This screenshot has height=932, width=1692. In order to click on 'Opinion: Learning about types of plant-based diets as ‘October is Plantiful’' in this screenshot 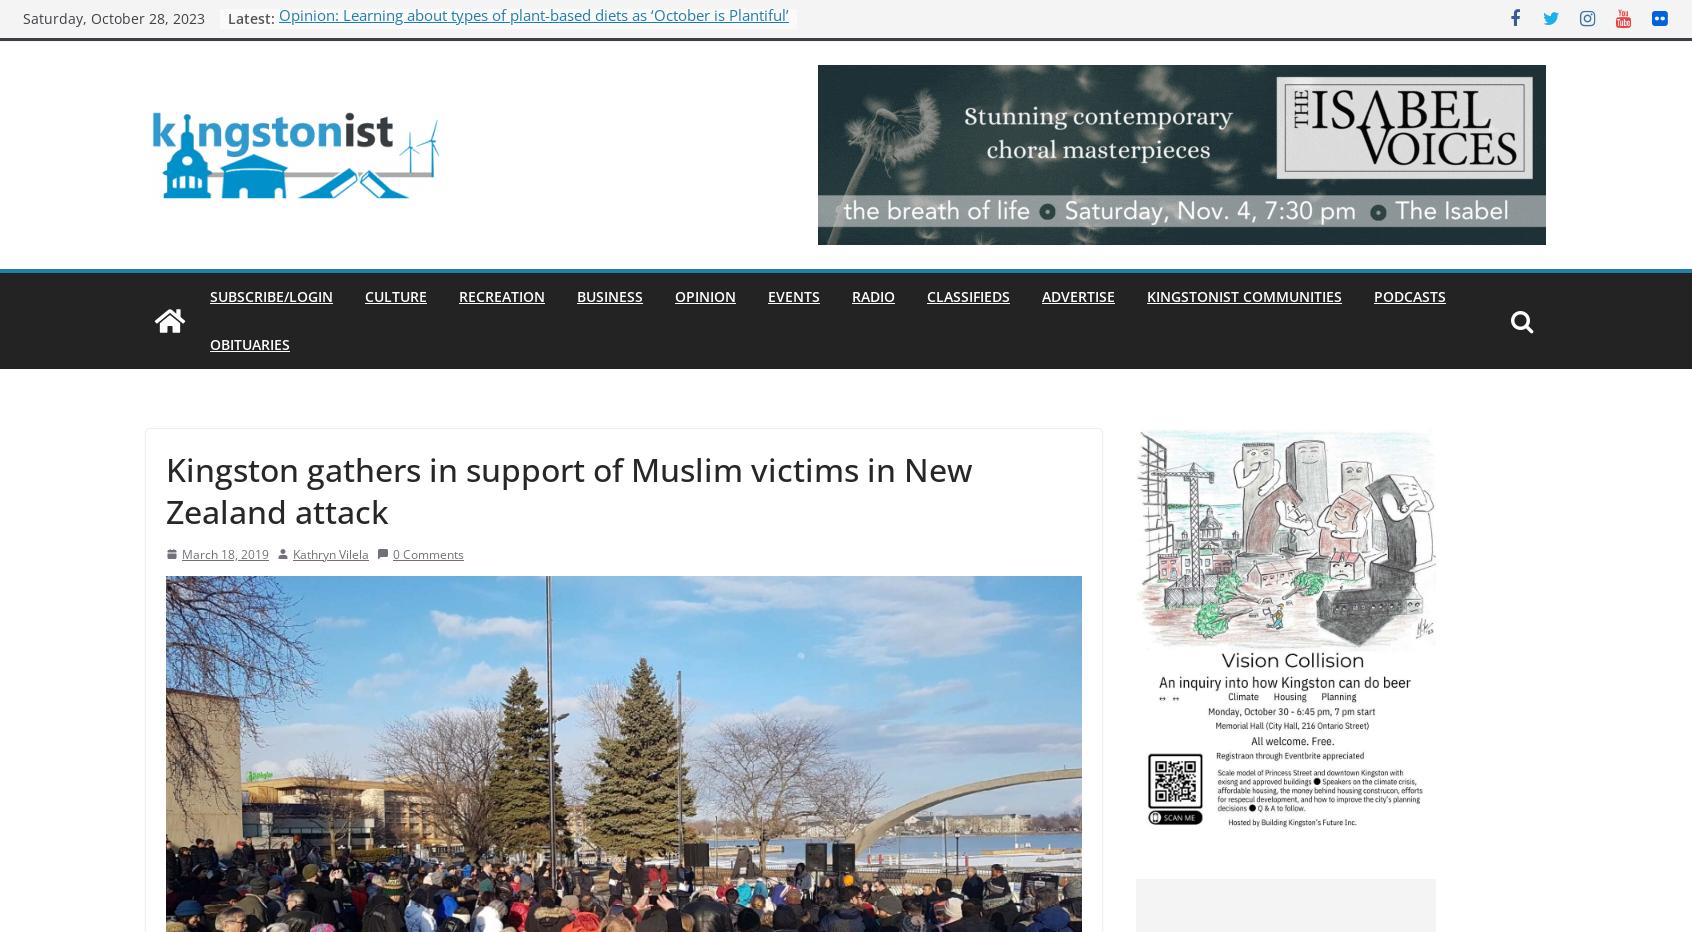, I will do `click(533, 18)`.